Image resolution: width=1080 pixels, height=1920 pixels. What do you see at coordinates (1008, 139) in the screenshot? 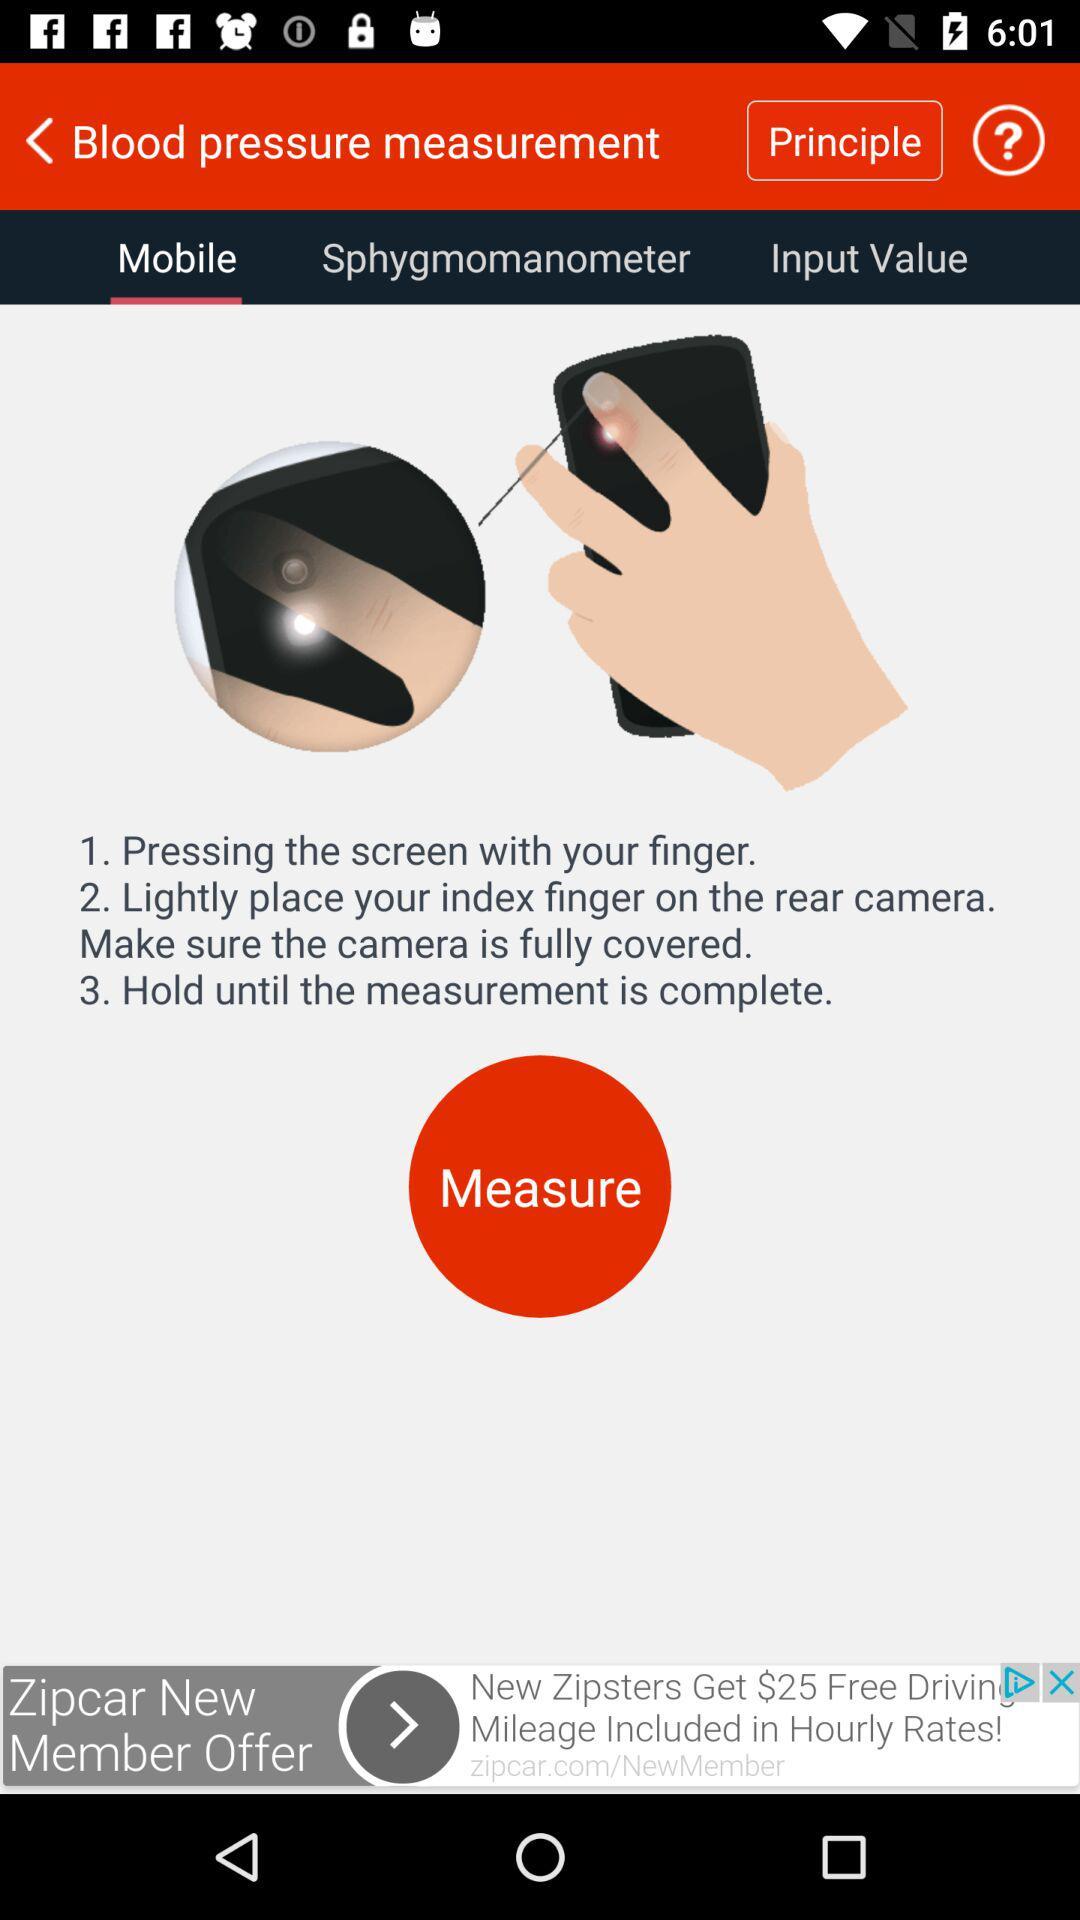
I see `the help icone` at bounding box center [1008, 139].